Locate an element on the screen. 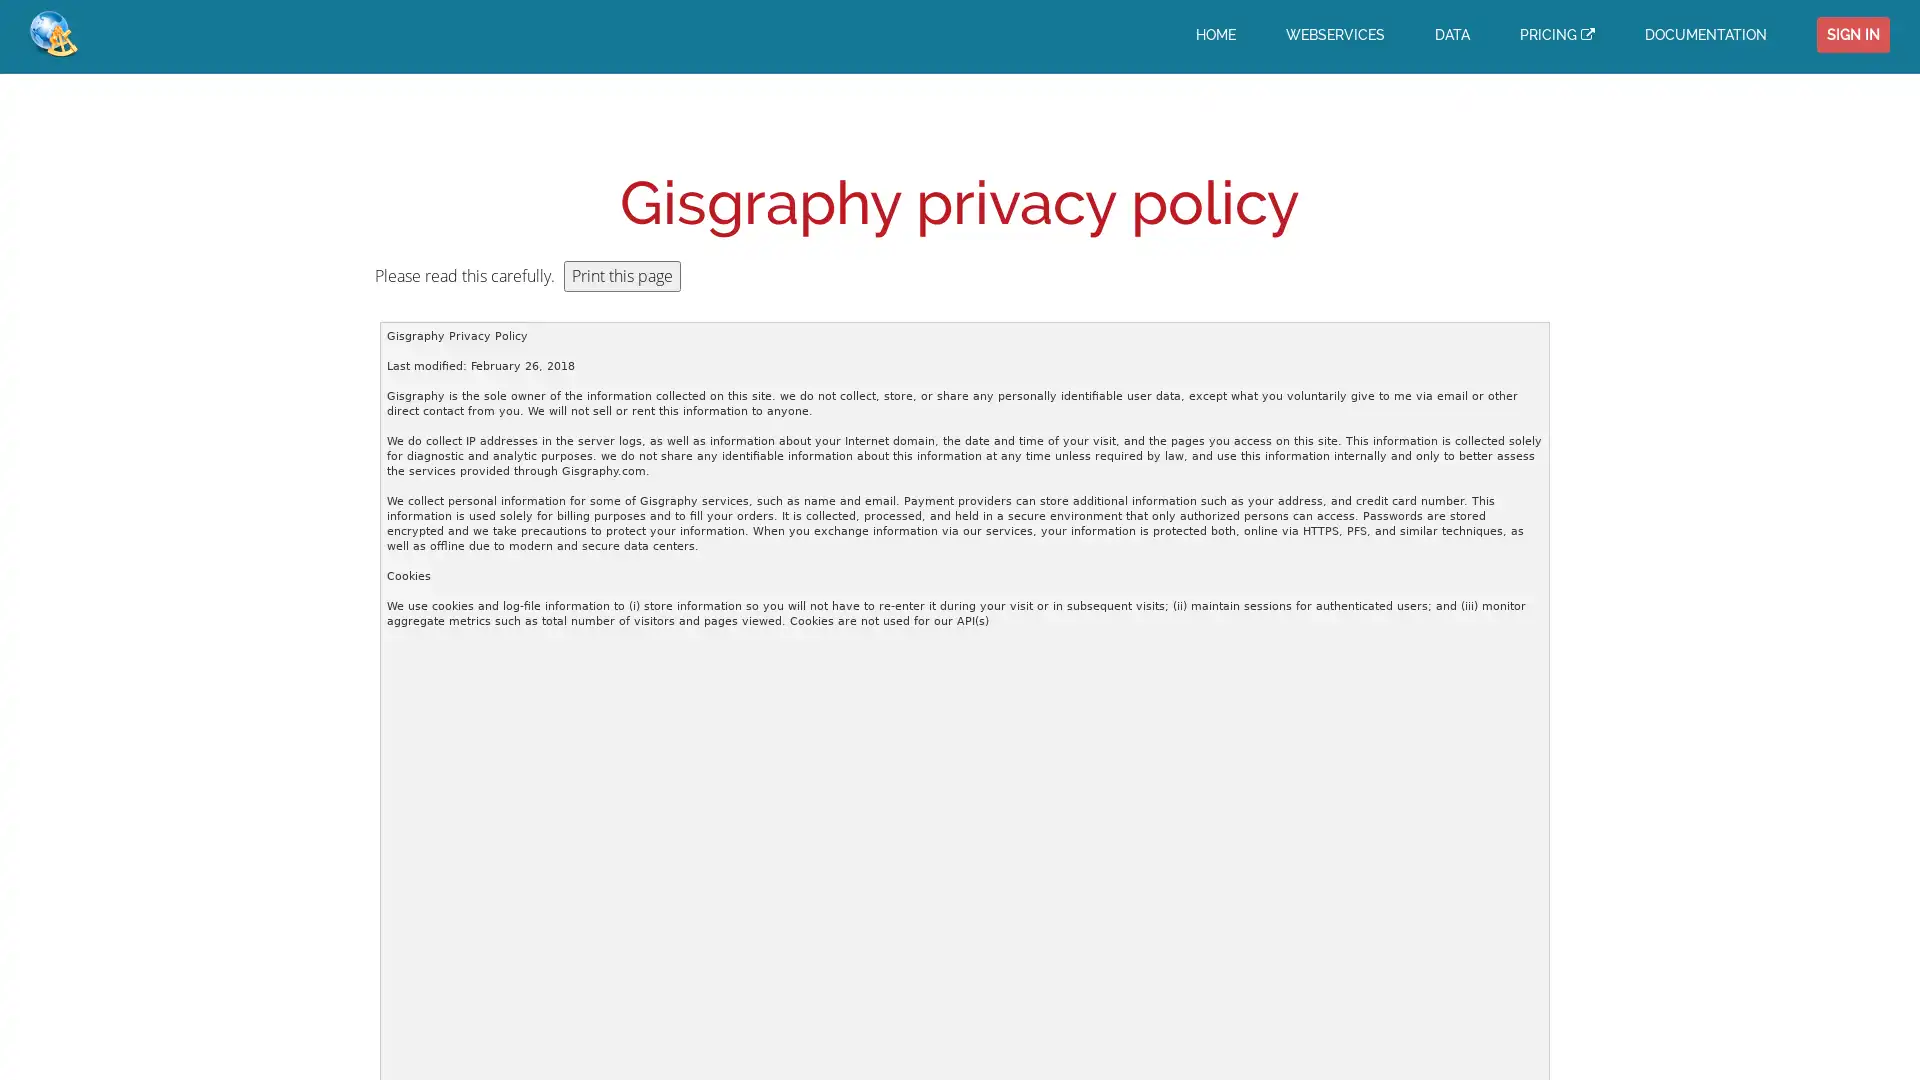  Print this page is located at coordinates (621, 276).